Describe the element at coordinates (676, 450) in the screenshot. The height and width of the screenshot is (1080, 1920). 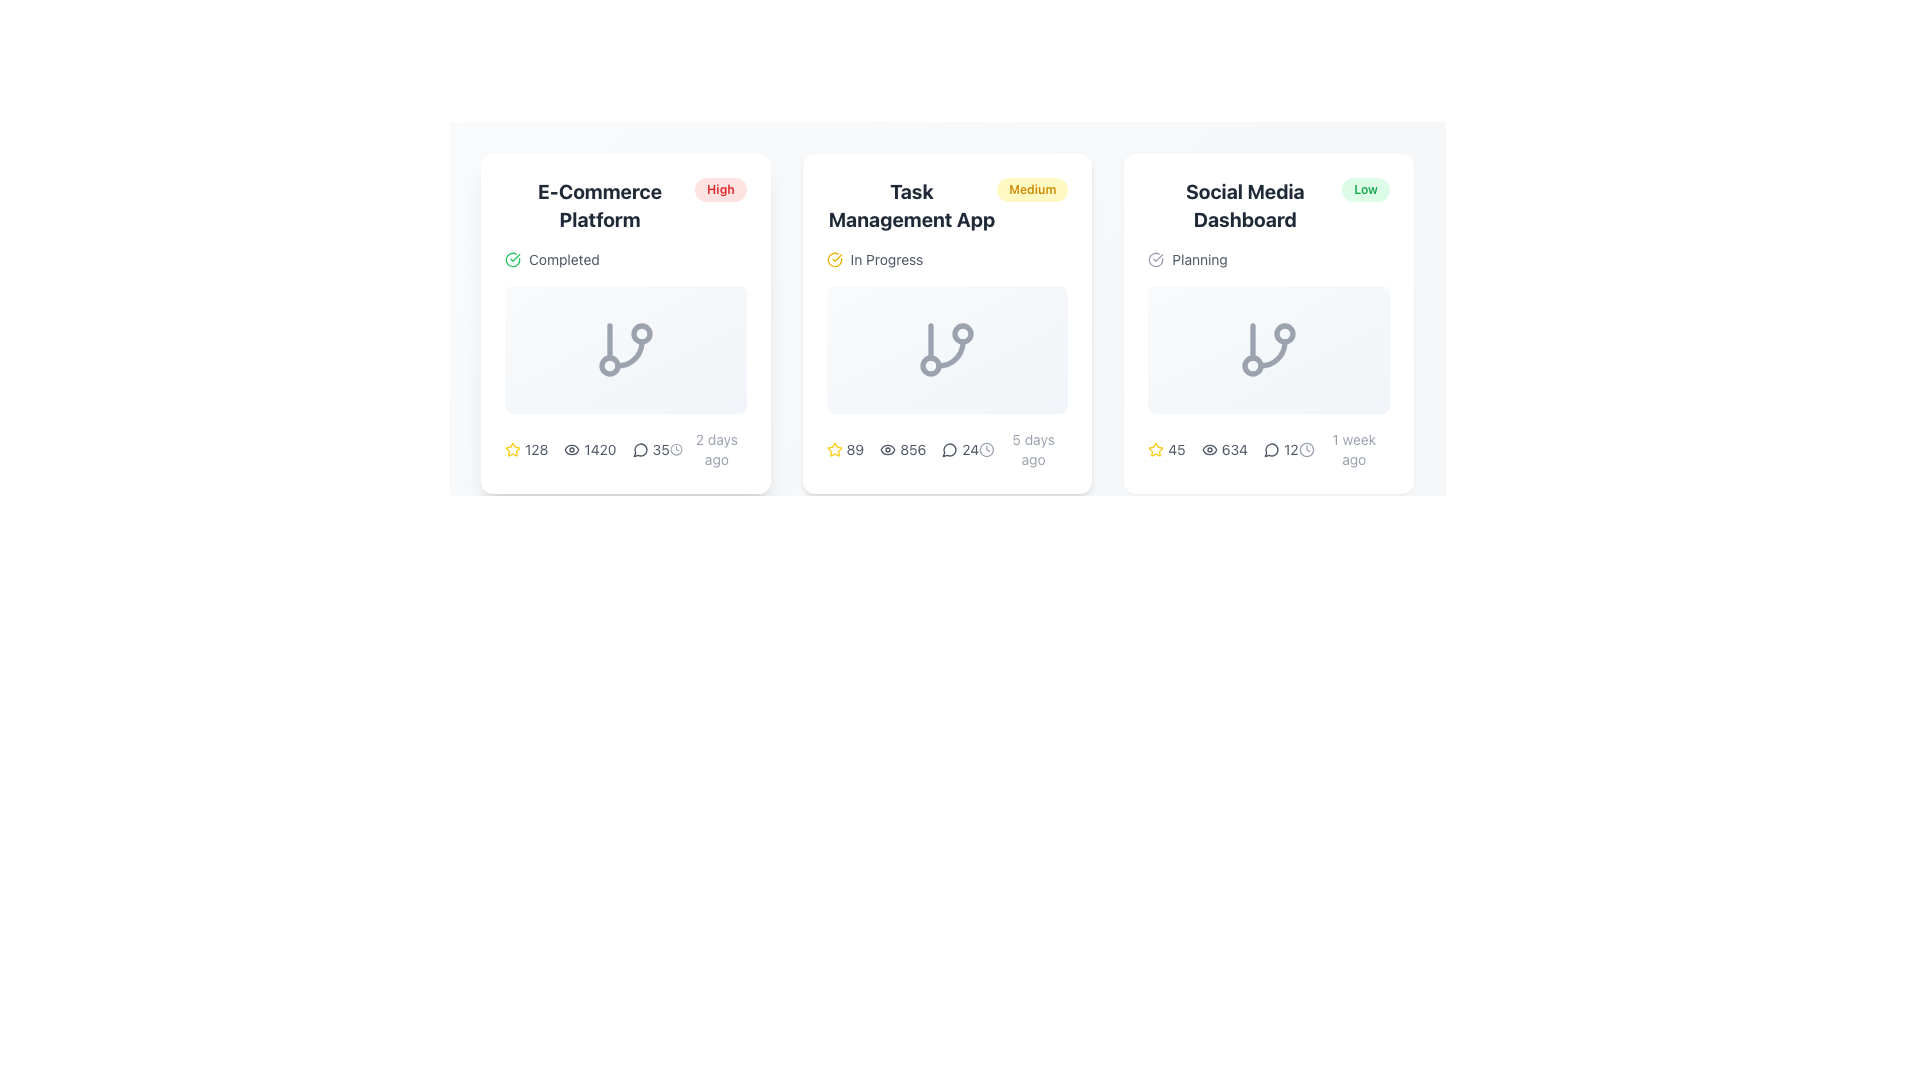
I see `the time icon located` at that location.